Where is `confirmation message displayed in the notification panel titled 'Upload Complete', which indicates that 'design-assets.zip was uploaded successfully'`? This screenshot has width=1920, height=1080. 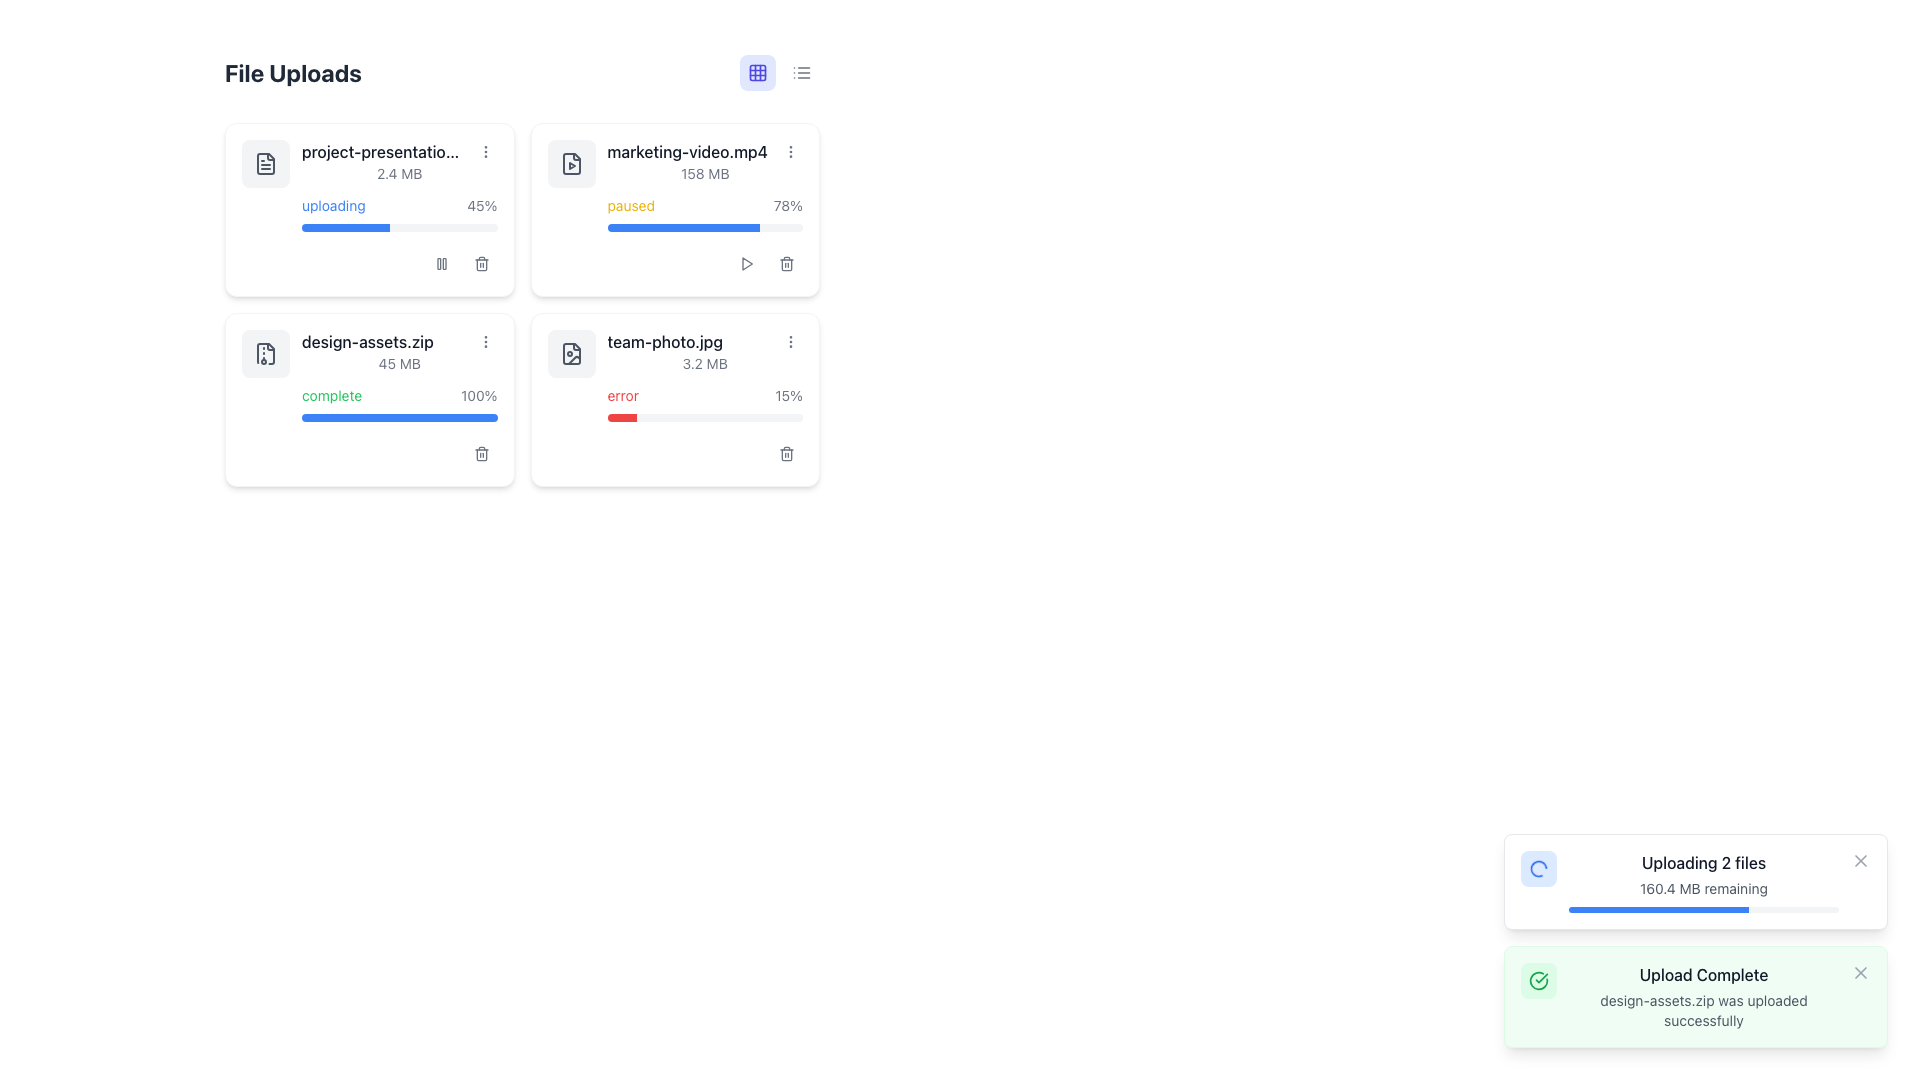 confirmation message displayed in the notification panel titled 'Upload Complete', which indicates that 'design-assets.zip was uploaded successfully' is located at coordinates (1703, 996).